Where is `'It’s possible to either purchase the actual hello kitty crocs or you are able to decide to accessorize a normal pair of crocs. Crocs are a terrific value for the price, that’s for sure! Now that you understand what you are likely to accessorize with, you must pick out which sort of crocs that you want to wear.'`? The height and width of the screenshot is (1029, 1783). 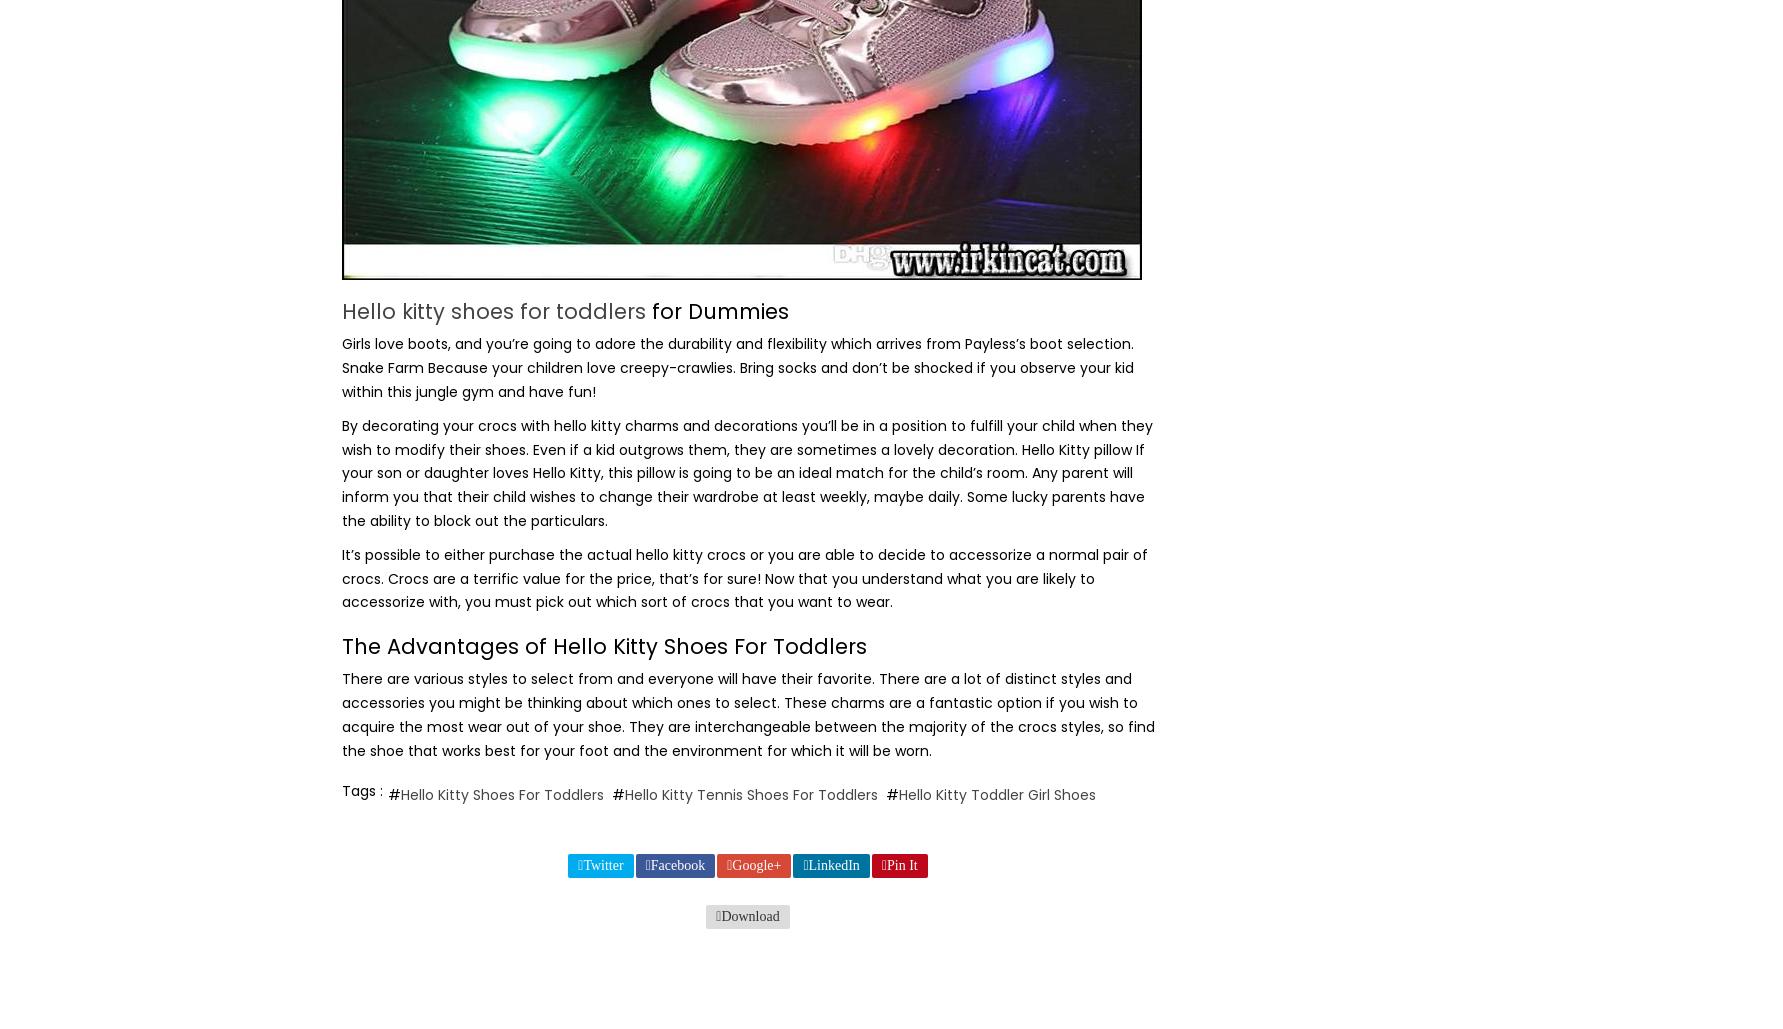
'It’s possible to either purchase the actual hello kitty crocs or you are able to decide to accessorize a normal pair of crocs. Crocs are a terrific value for the price, that’s for sure! Now that you understand what you are likely to accessorize with, you must pick out which sort of crocs that you want to wear.' is located at coordinates (743, 576).